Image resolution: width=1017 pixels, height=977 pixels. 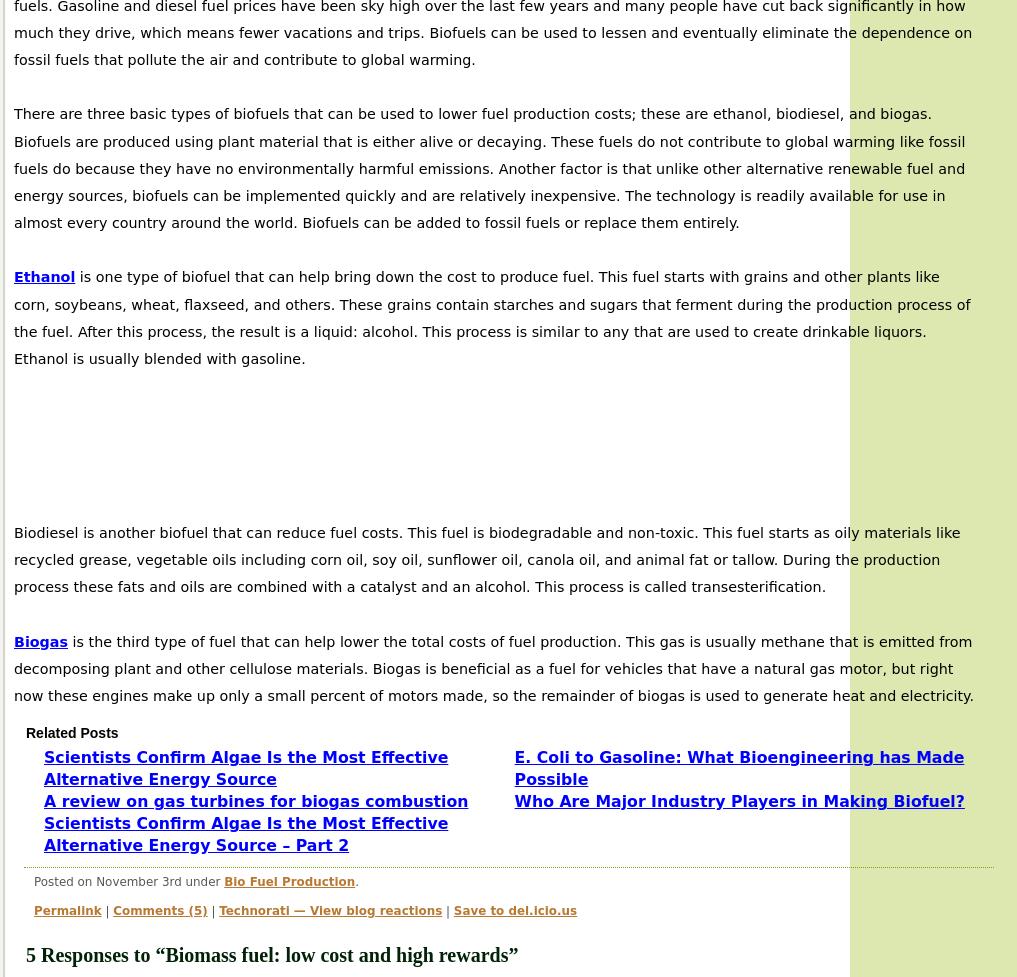 I want to click on 'Scientists Confirm Algae Is the Most Effective Alternative Energy Source', so click(x=245, y=768).